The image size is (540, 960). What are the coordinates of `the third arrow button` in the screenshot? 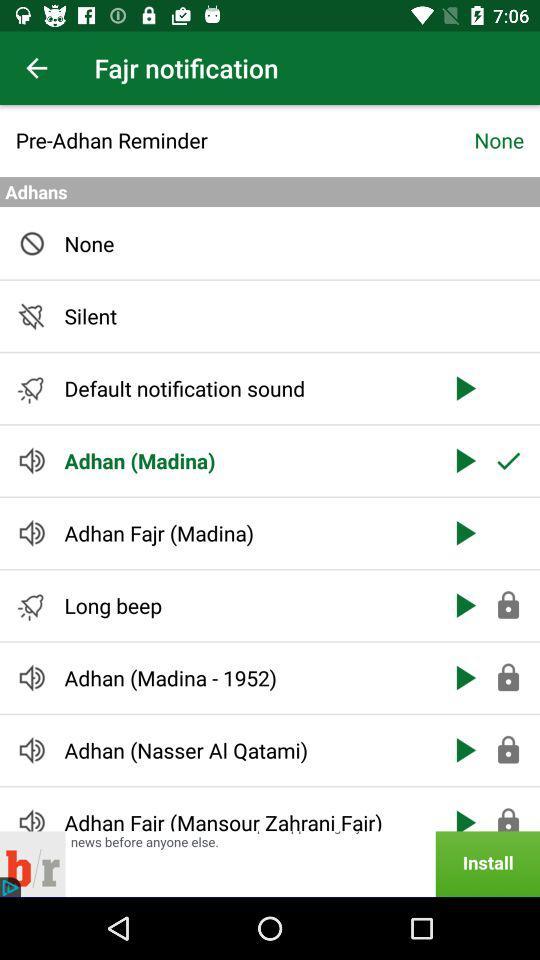 It's located at (464, 531).